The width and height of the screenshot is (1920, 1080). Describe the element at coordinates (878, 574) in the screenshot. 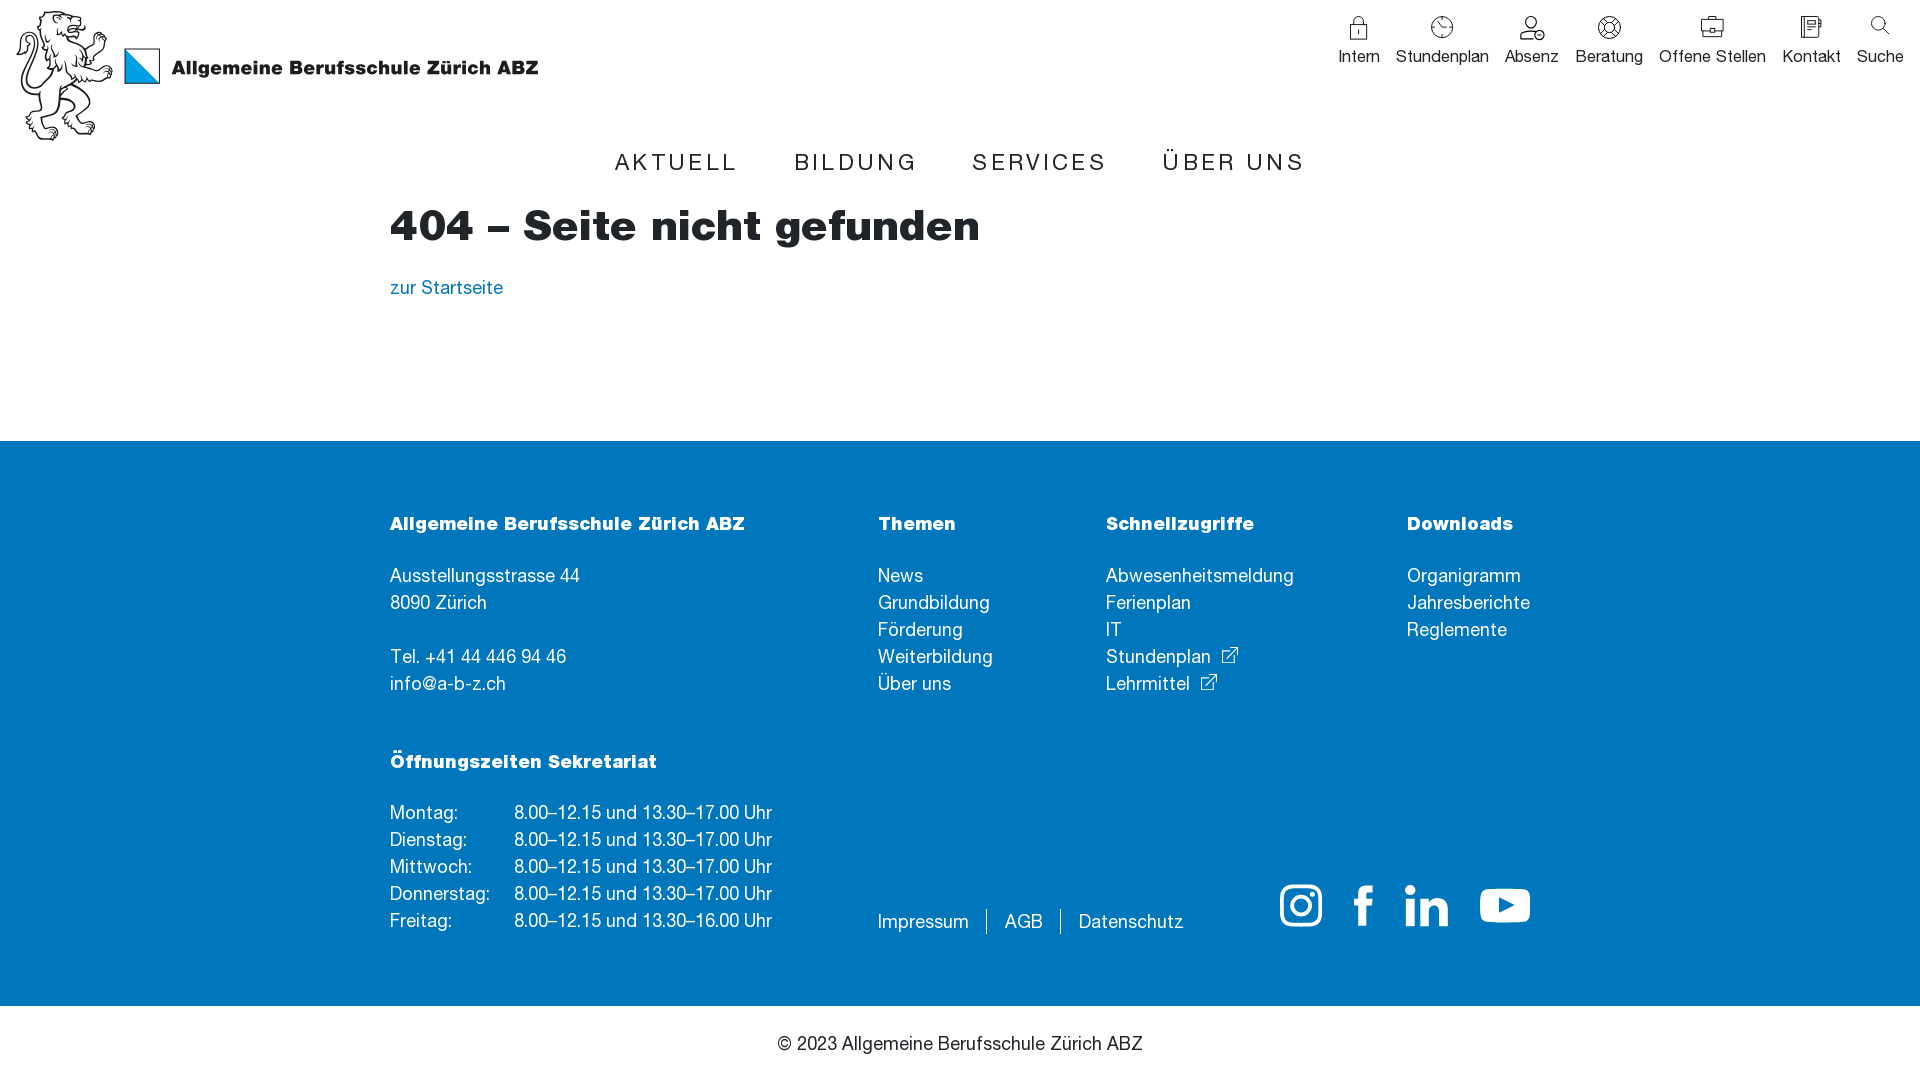

I see `'News'` at that location.